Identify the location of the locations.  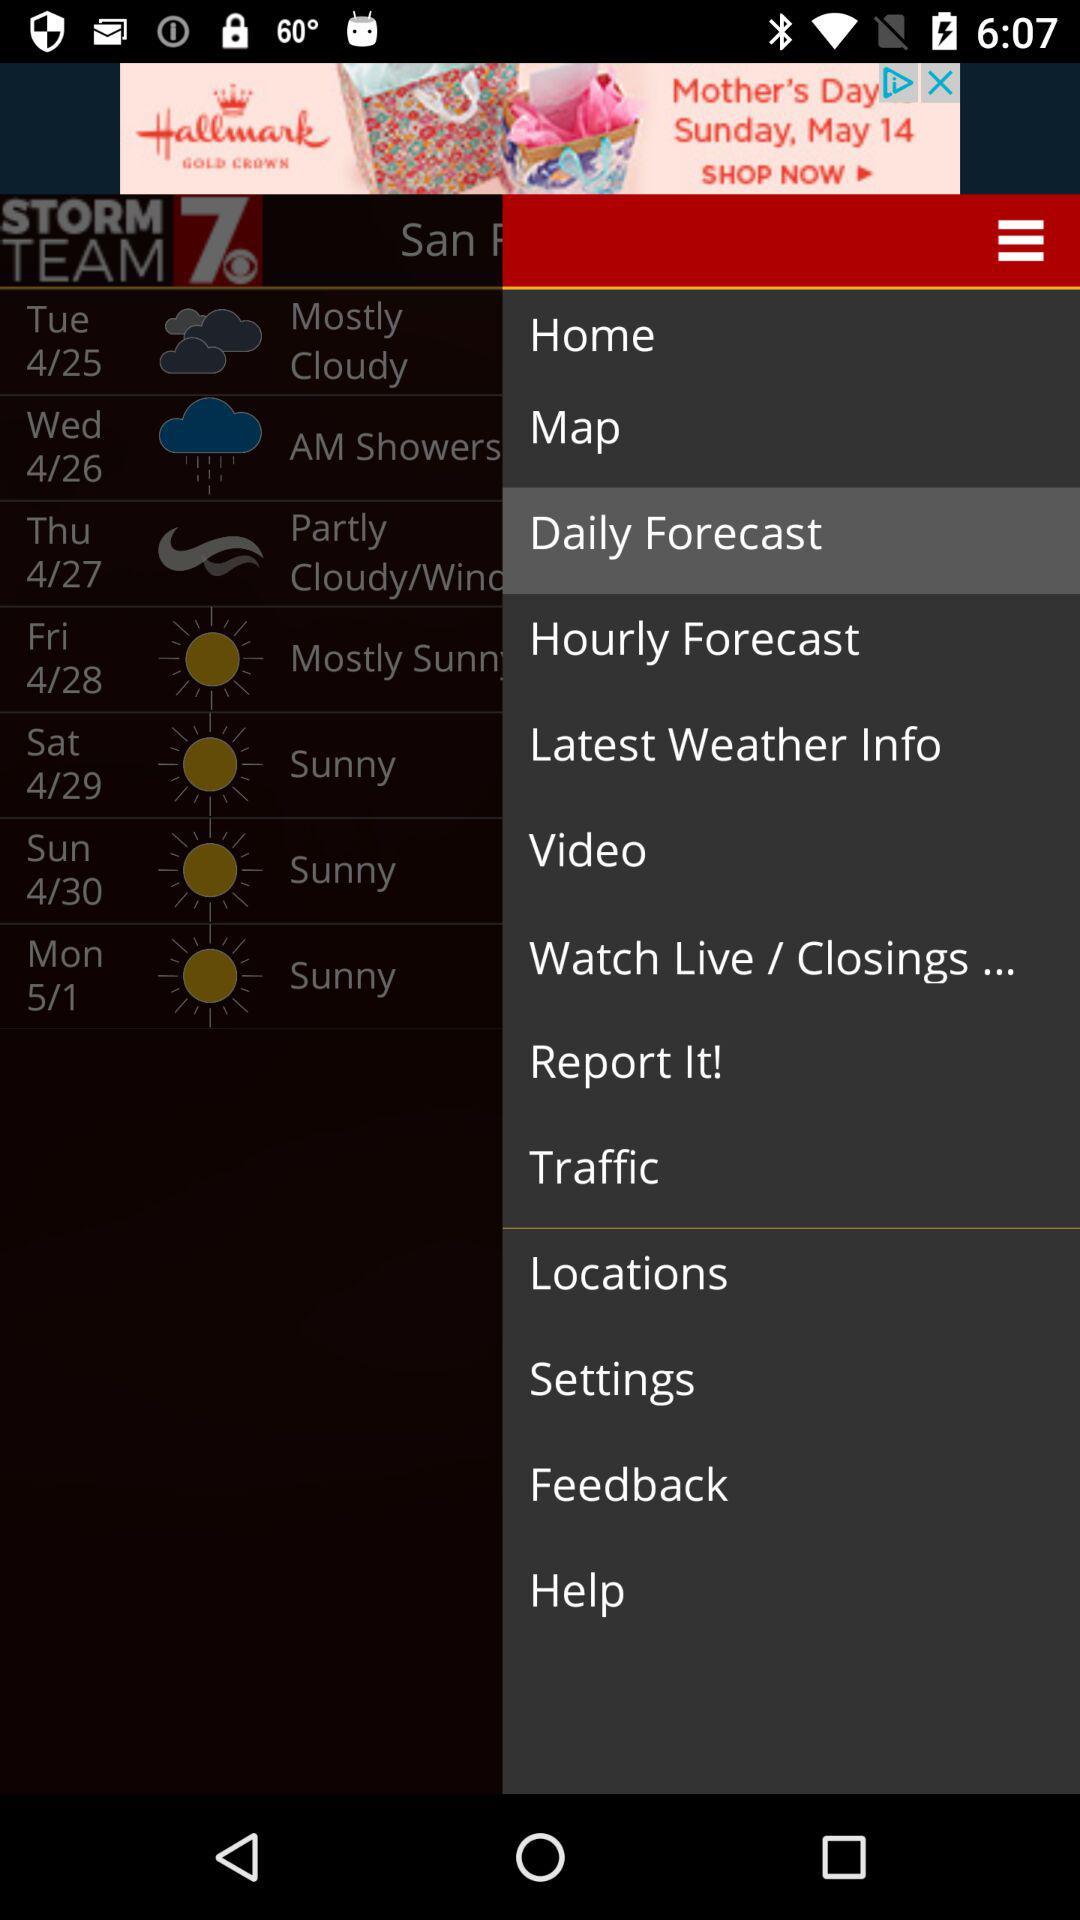
(774, 1272).